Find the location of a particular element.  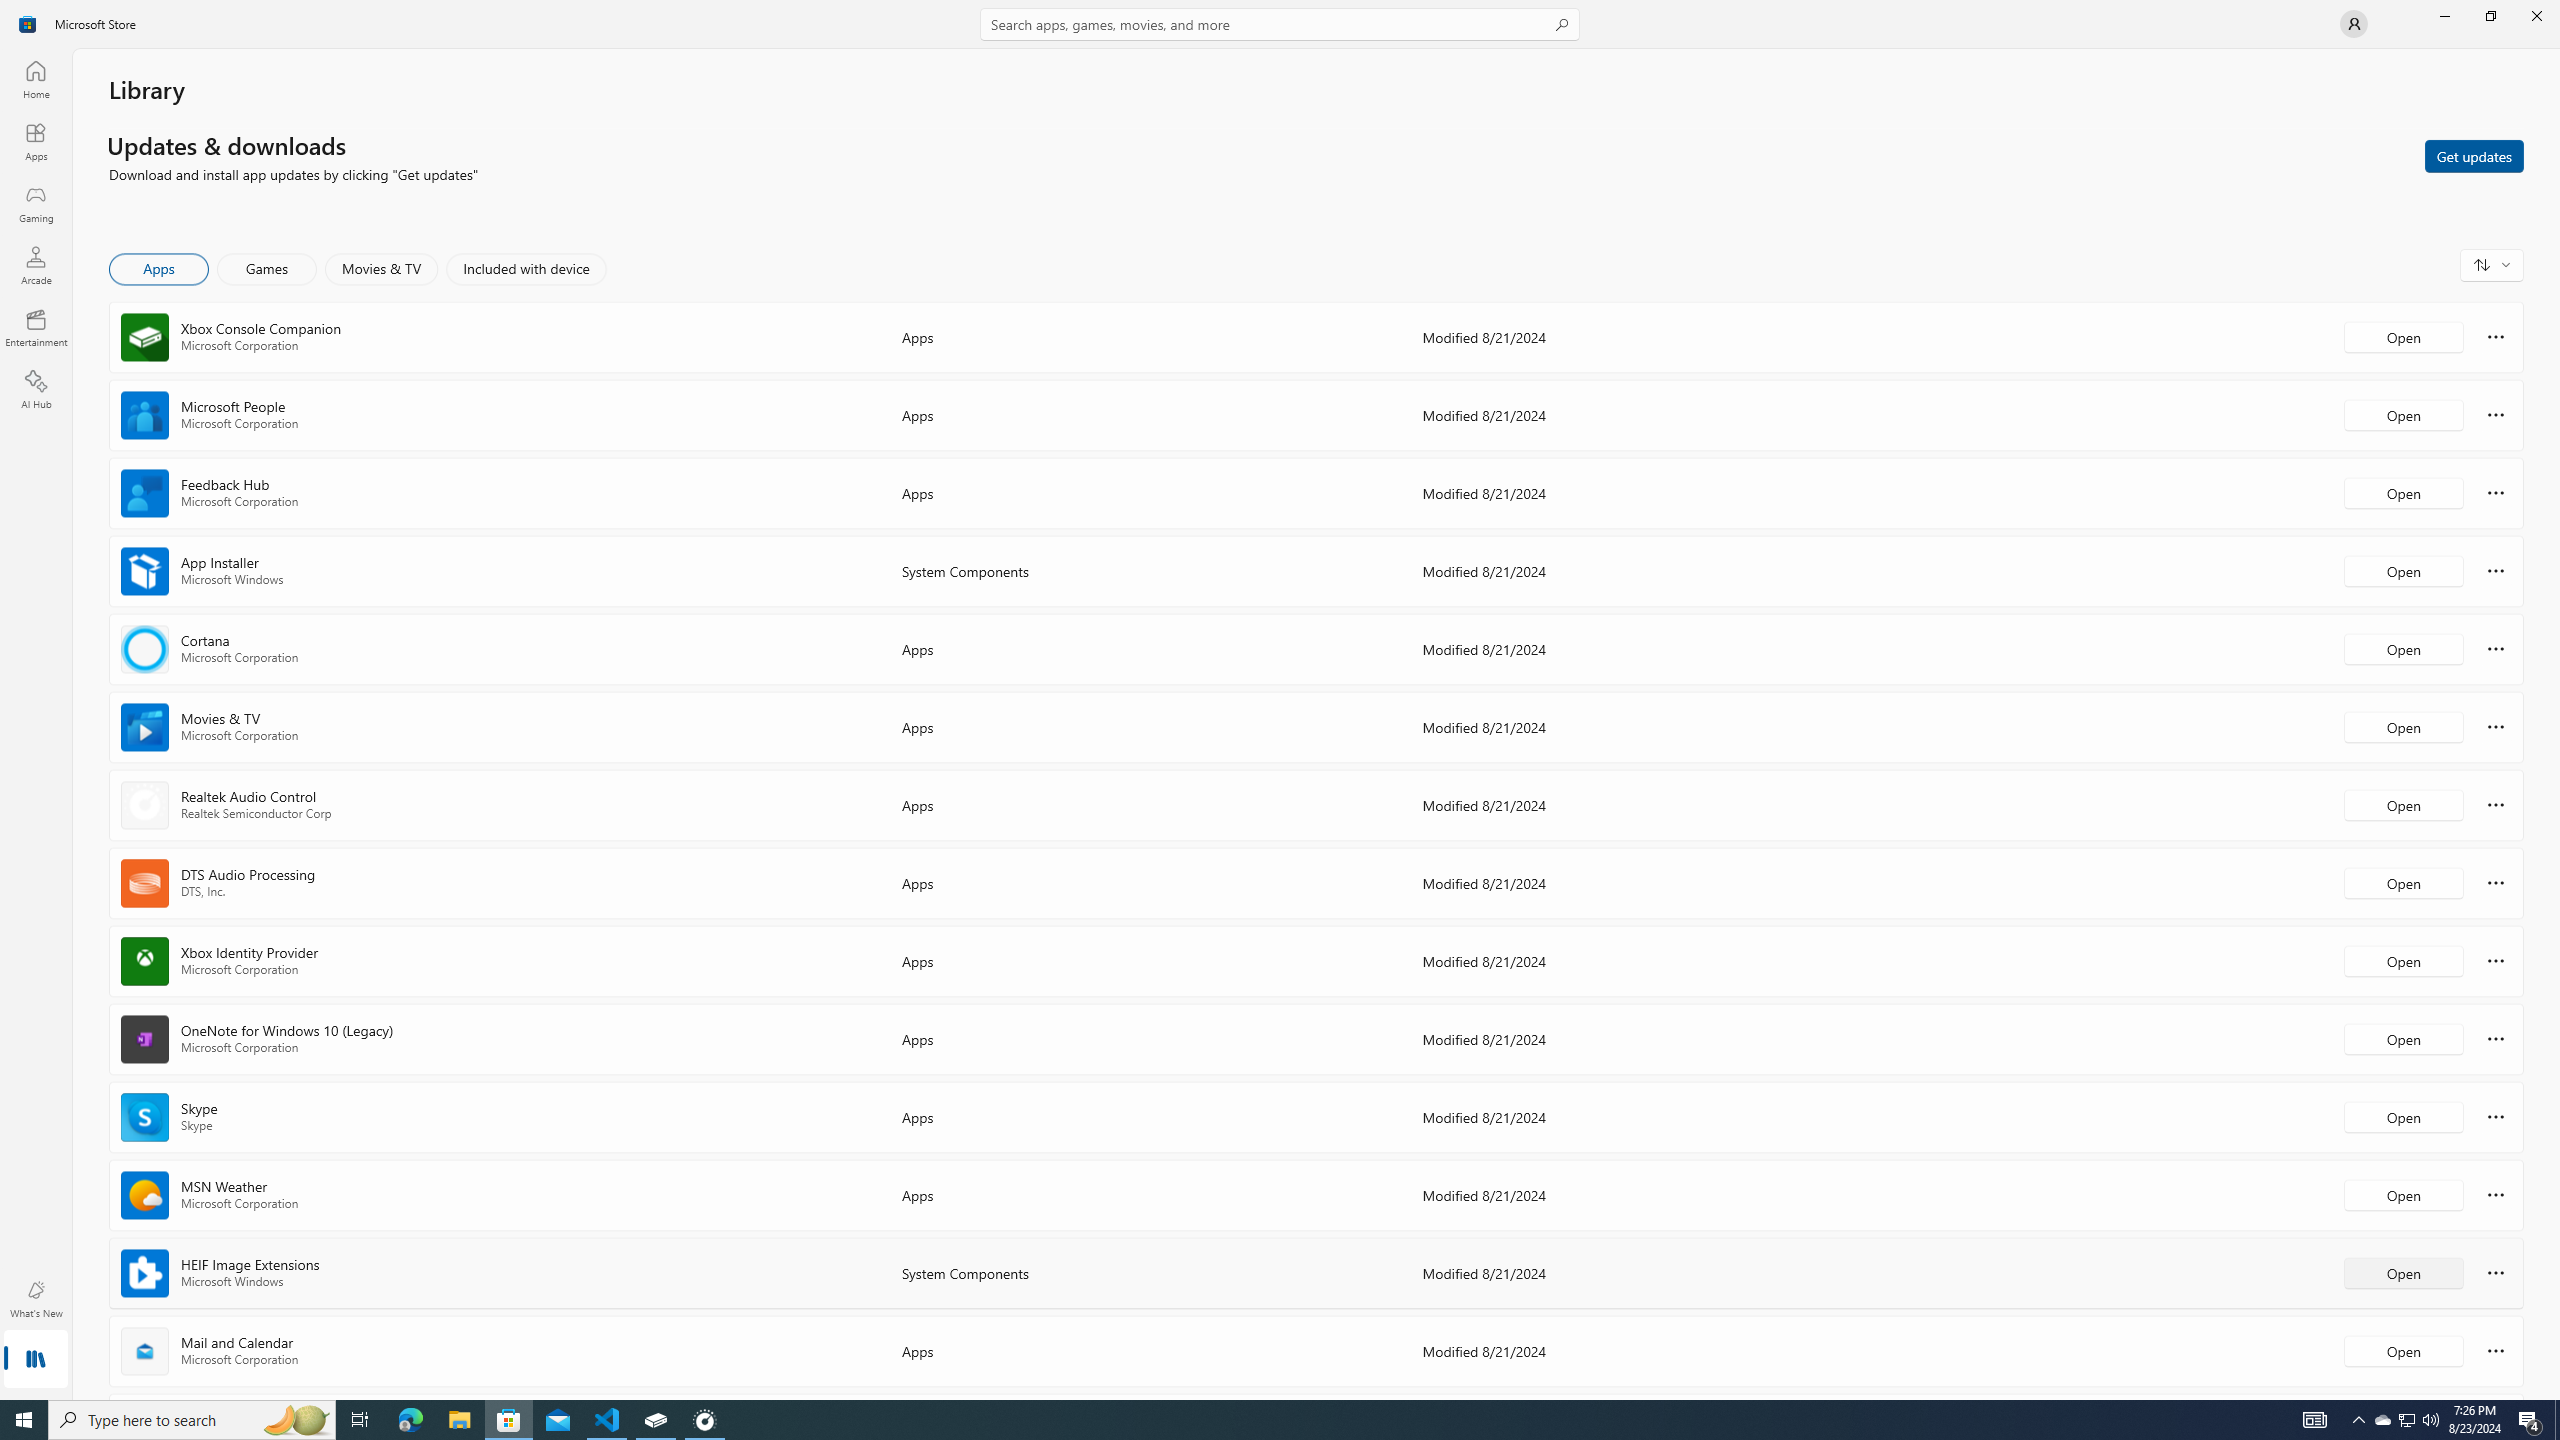

'Get updates' is located at coordinates (2474, 154).